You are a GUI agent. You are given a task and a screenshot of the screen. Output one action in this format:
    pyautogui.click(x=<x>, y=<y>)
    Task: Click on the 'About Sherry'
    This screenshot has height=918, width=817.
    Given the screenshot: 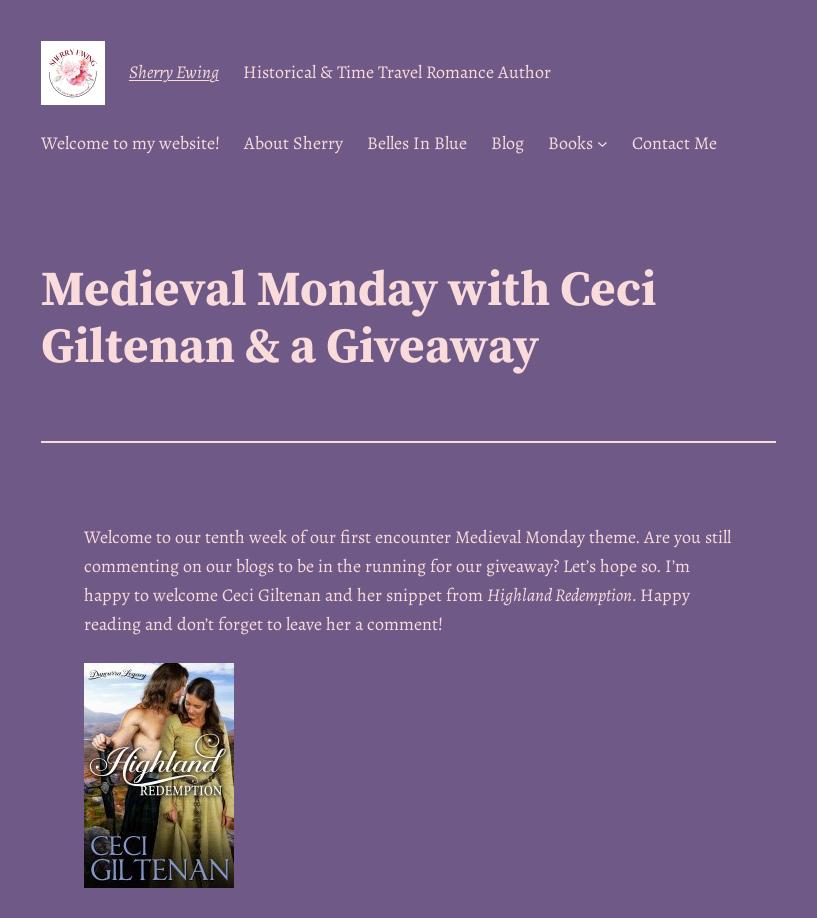 What is the action you would take?
    pyautogui.click(x=292, y=141)
    